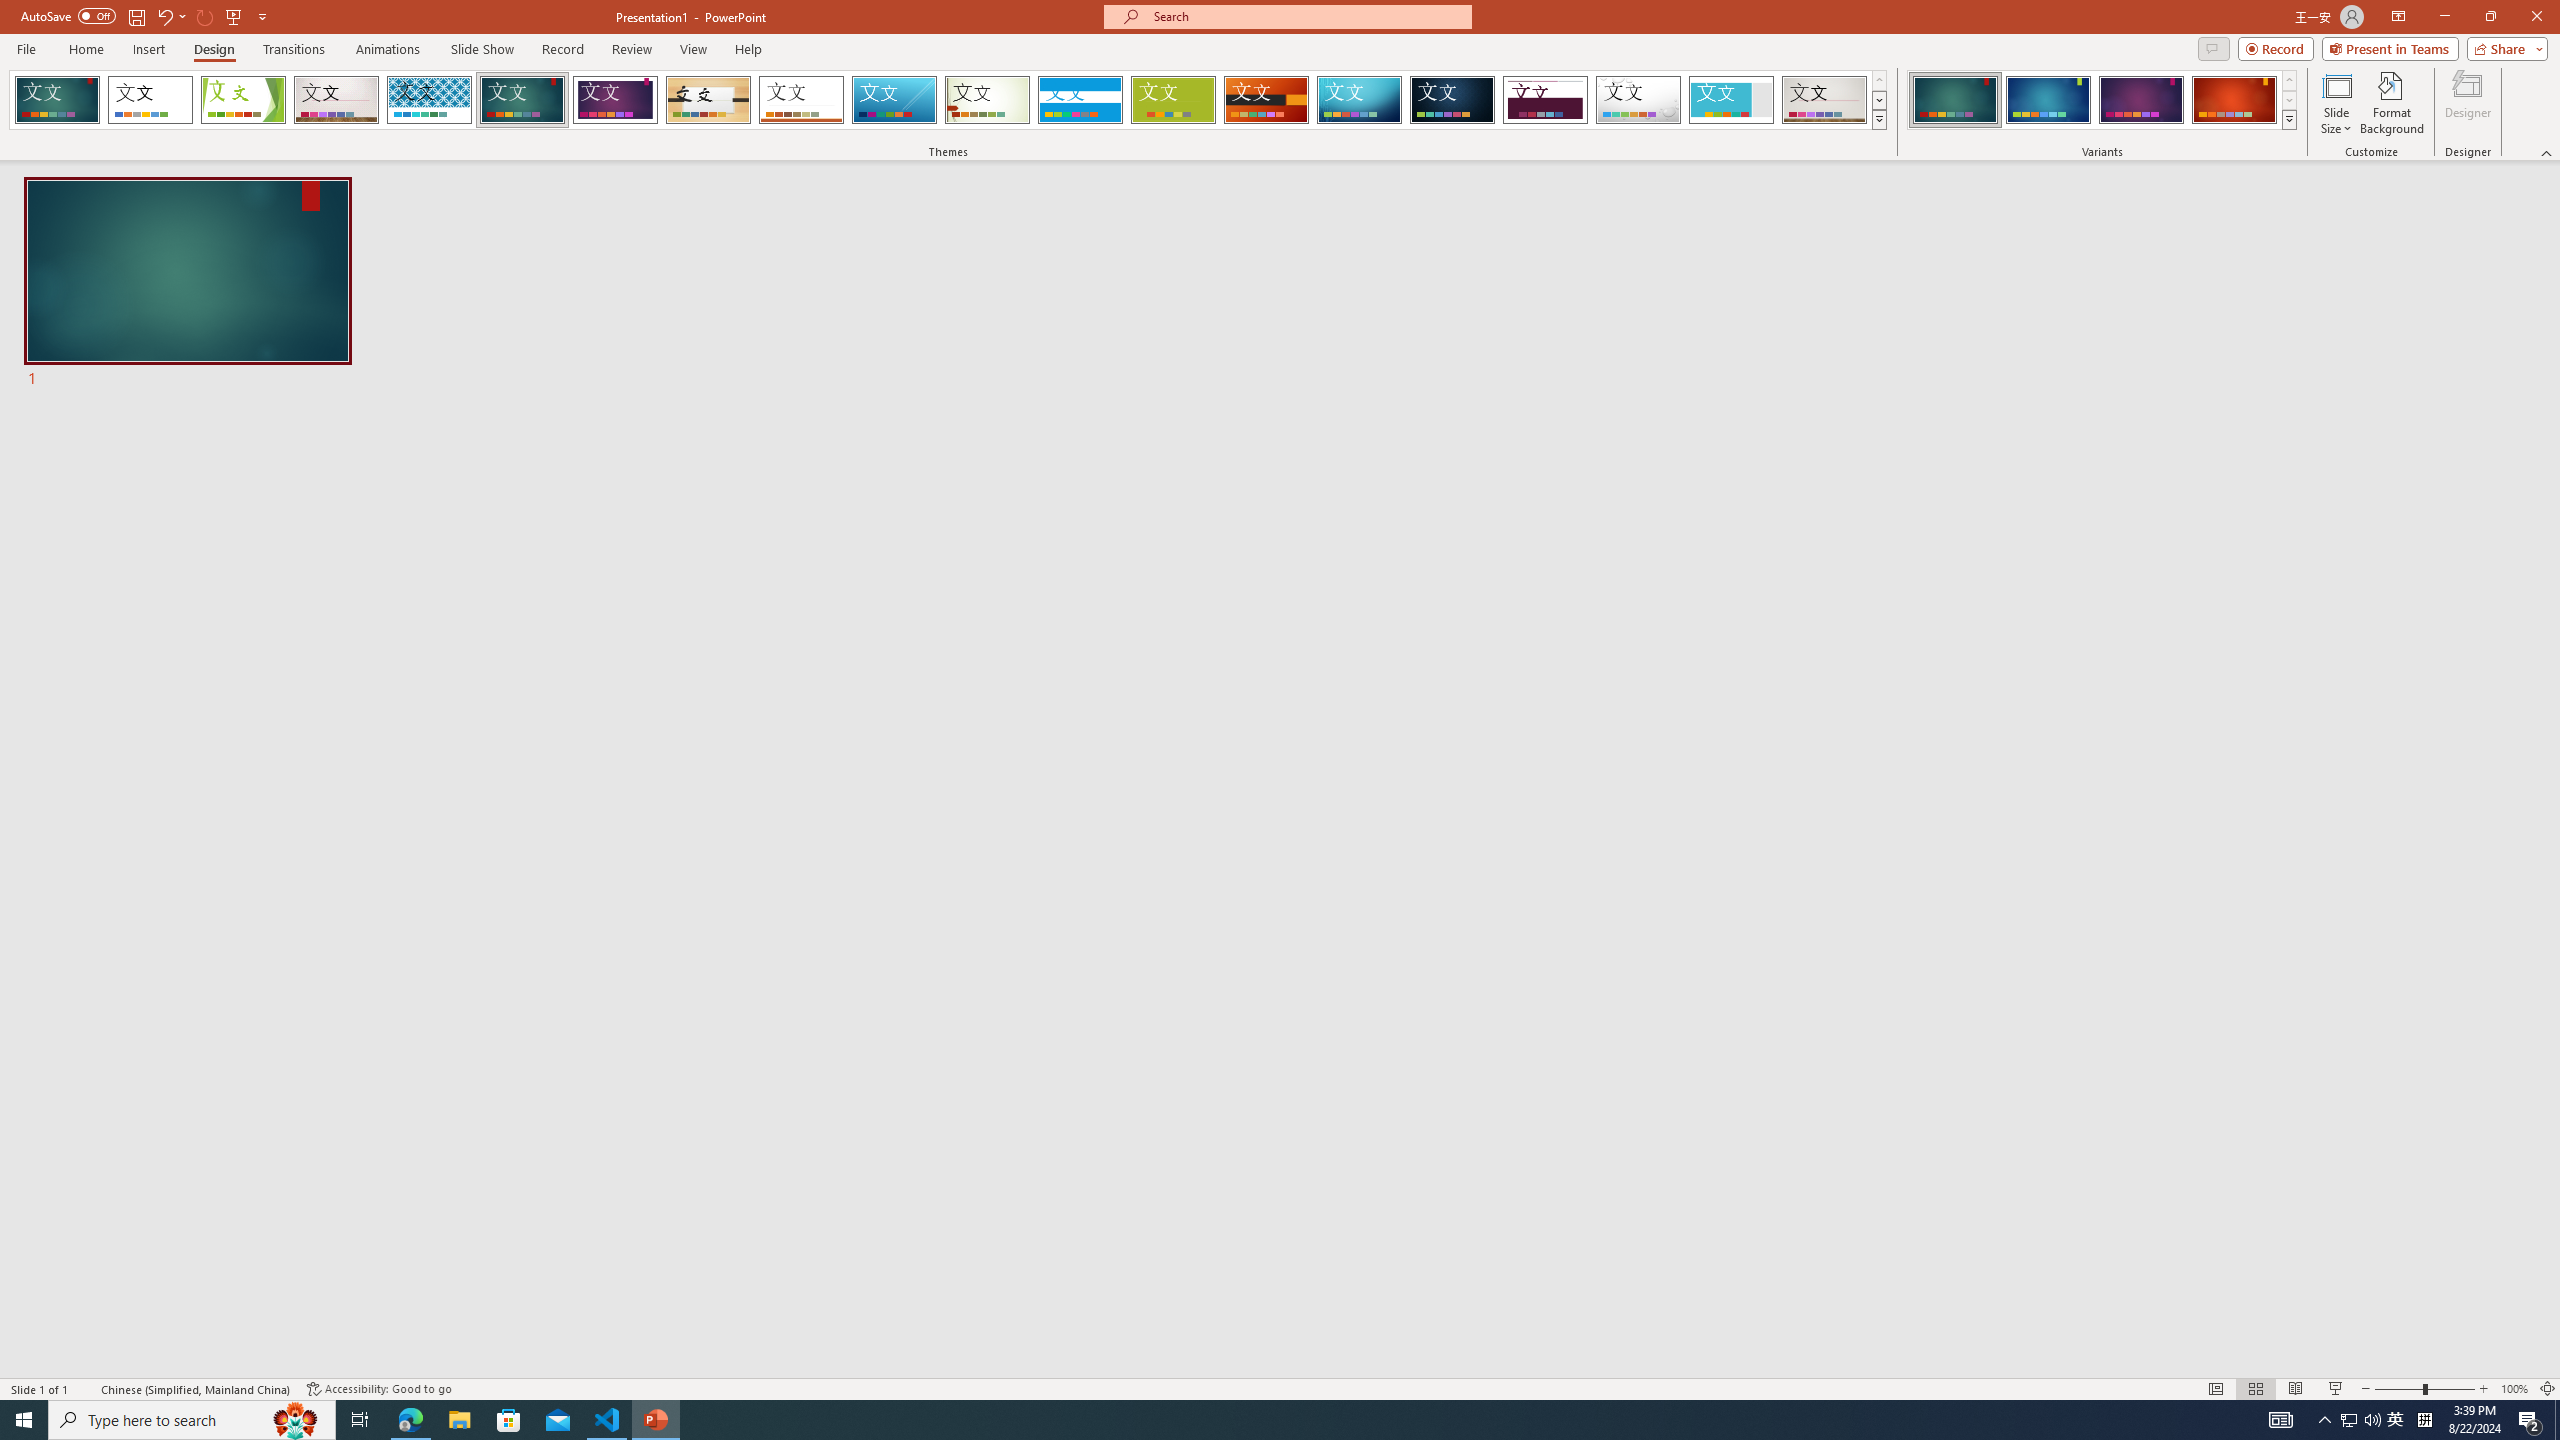  Describe the element at coordinates (1080, 99) in the screenshot. I see `'Banded Loading Preview...'` at that location.